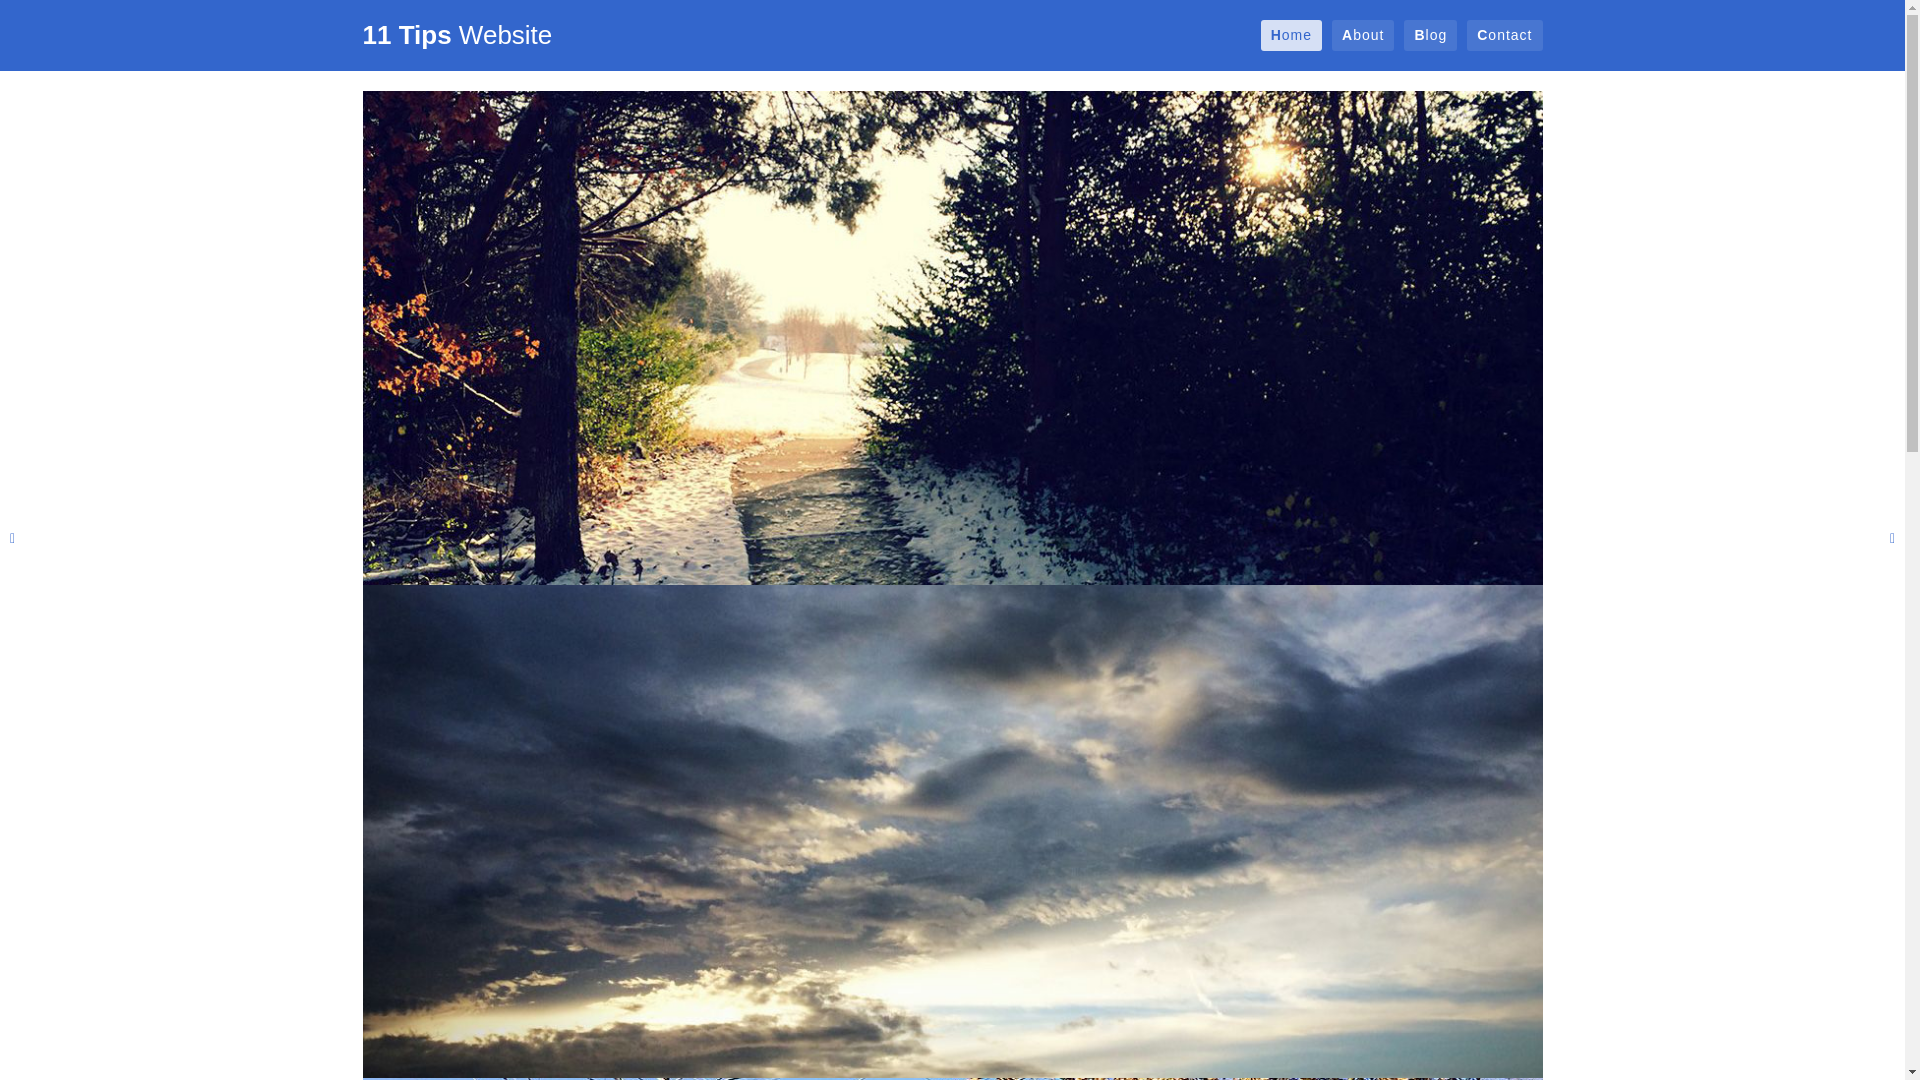  Describe the element at coordinates (455, 34) in the screenshot. I see `'11 Tips Website'` at that location.